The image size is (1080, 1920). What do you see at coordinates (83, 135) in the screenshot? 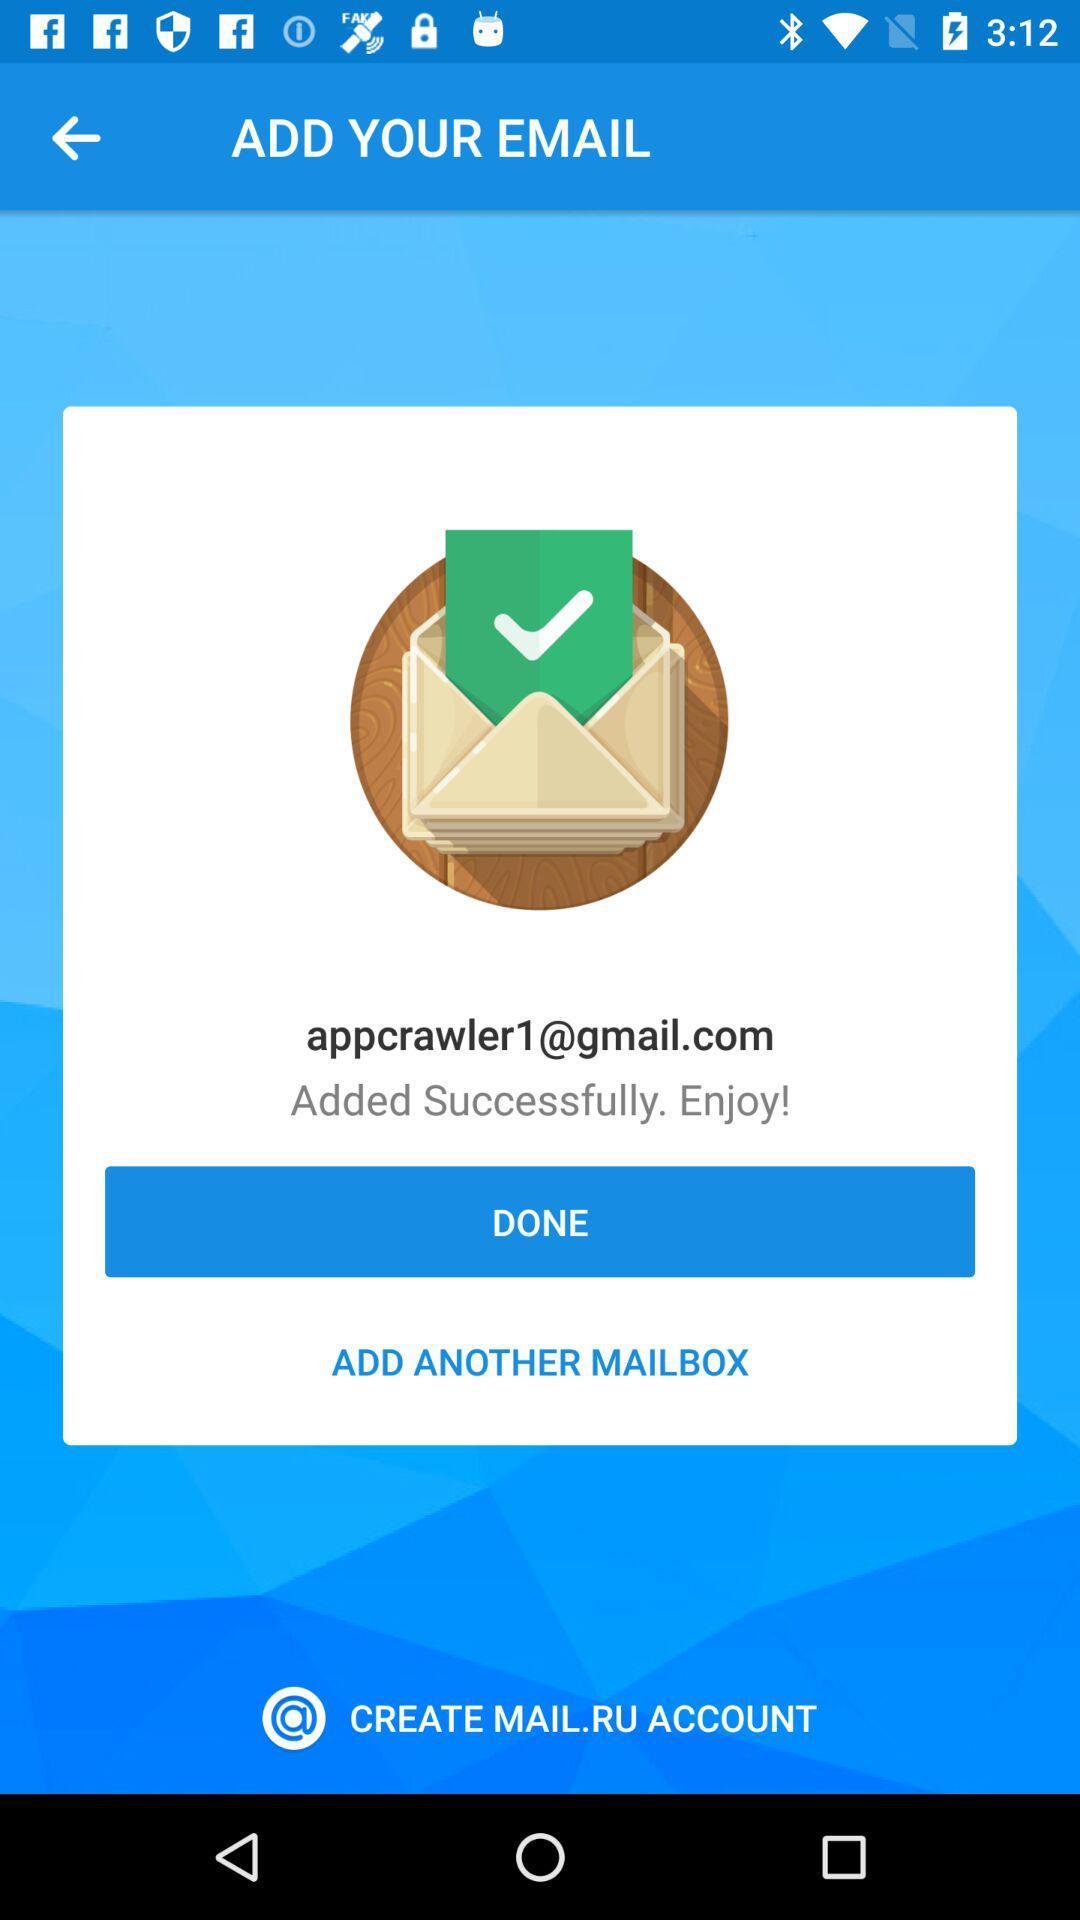
I see `the icon at the top left corner` at bounding box center [83, 135].